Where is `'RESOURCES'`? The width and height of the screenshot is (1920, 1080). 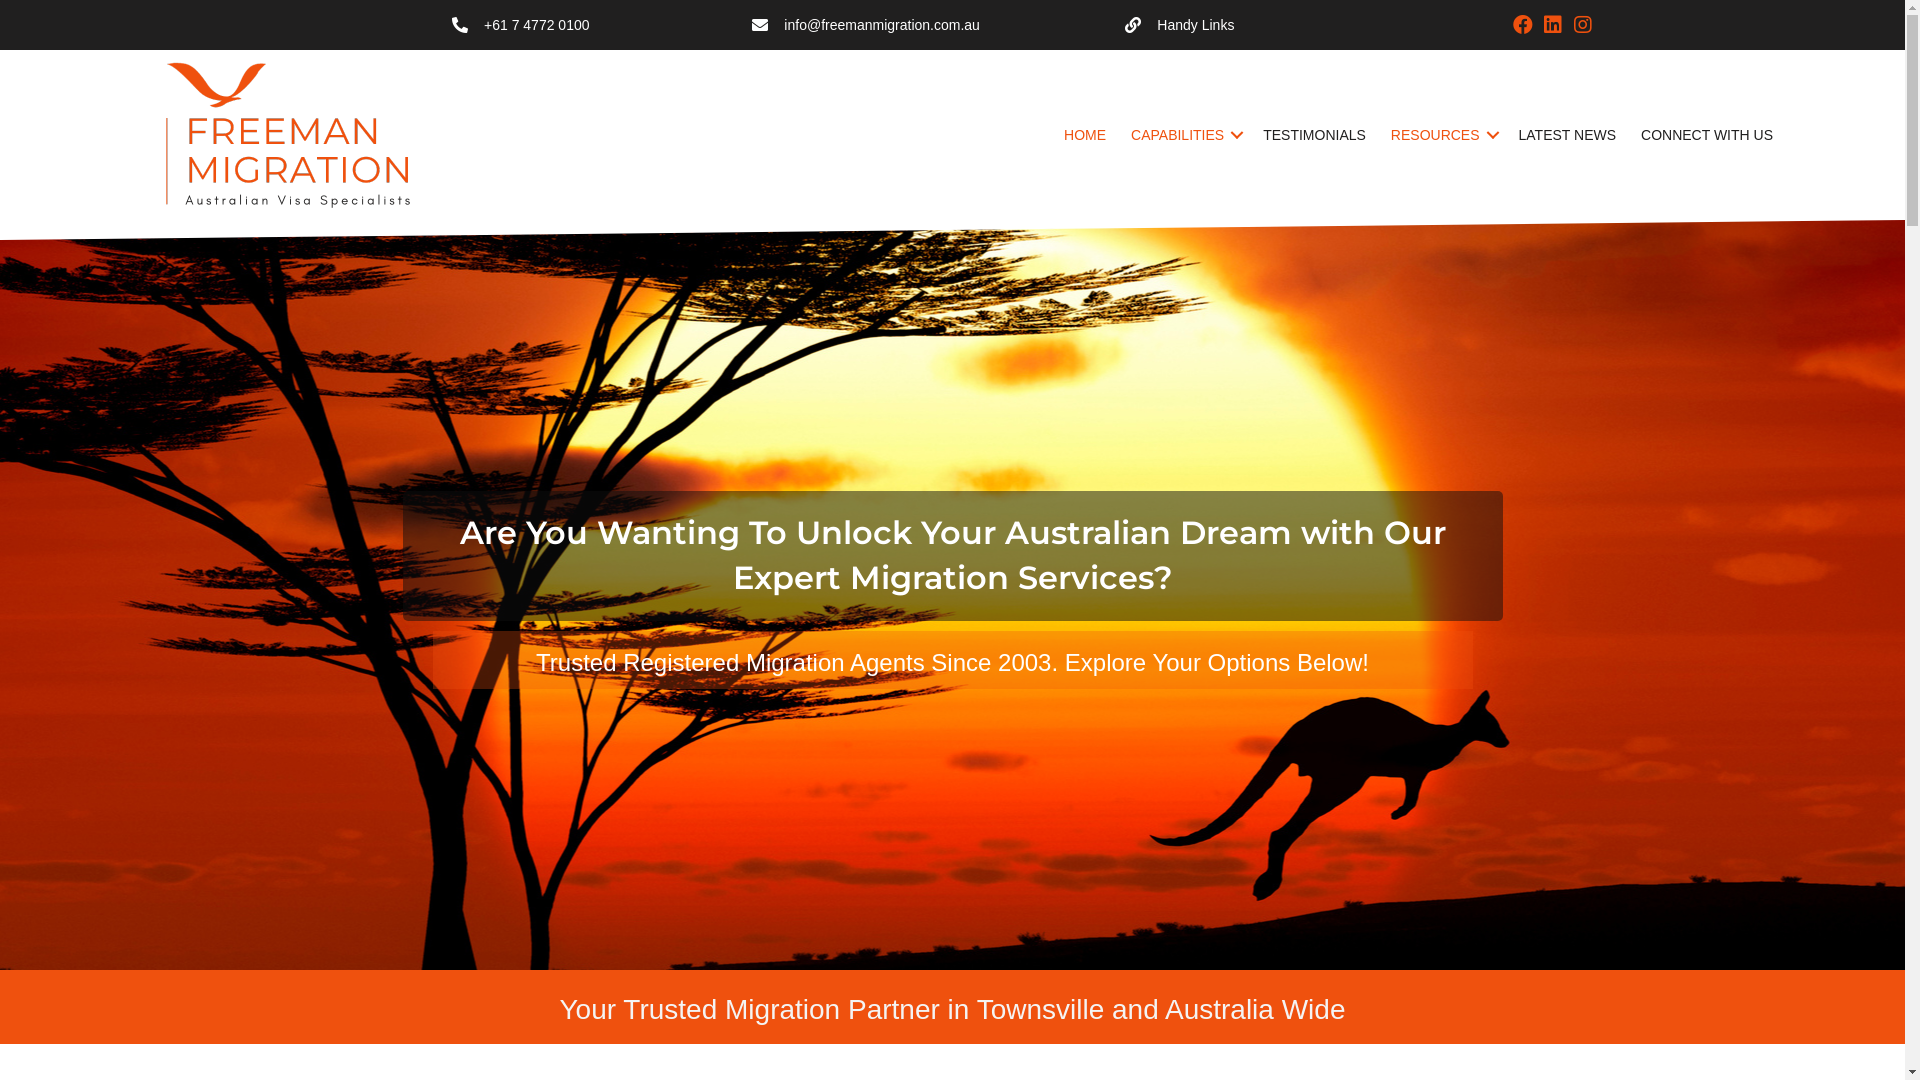 'RESOURCES' is located at coordinates (1442, 135).